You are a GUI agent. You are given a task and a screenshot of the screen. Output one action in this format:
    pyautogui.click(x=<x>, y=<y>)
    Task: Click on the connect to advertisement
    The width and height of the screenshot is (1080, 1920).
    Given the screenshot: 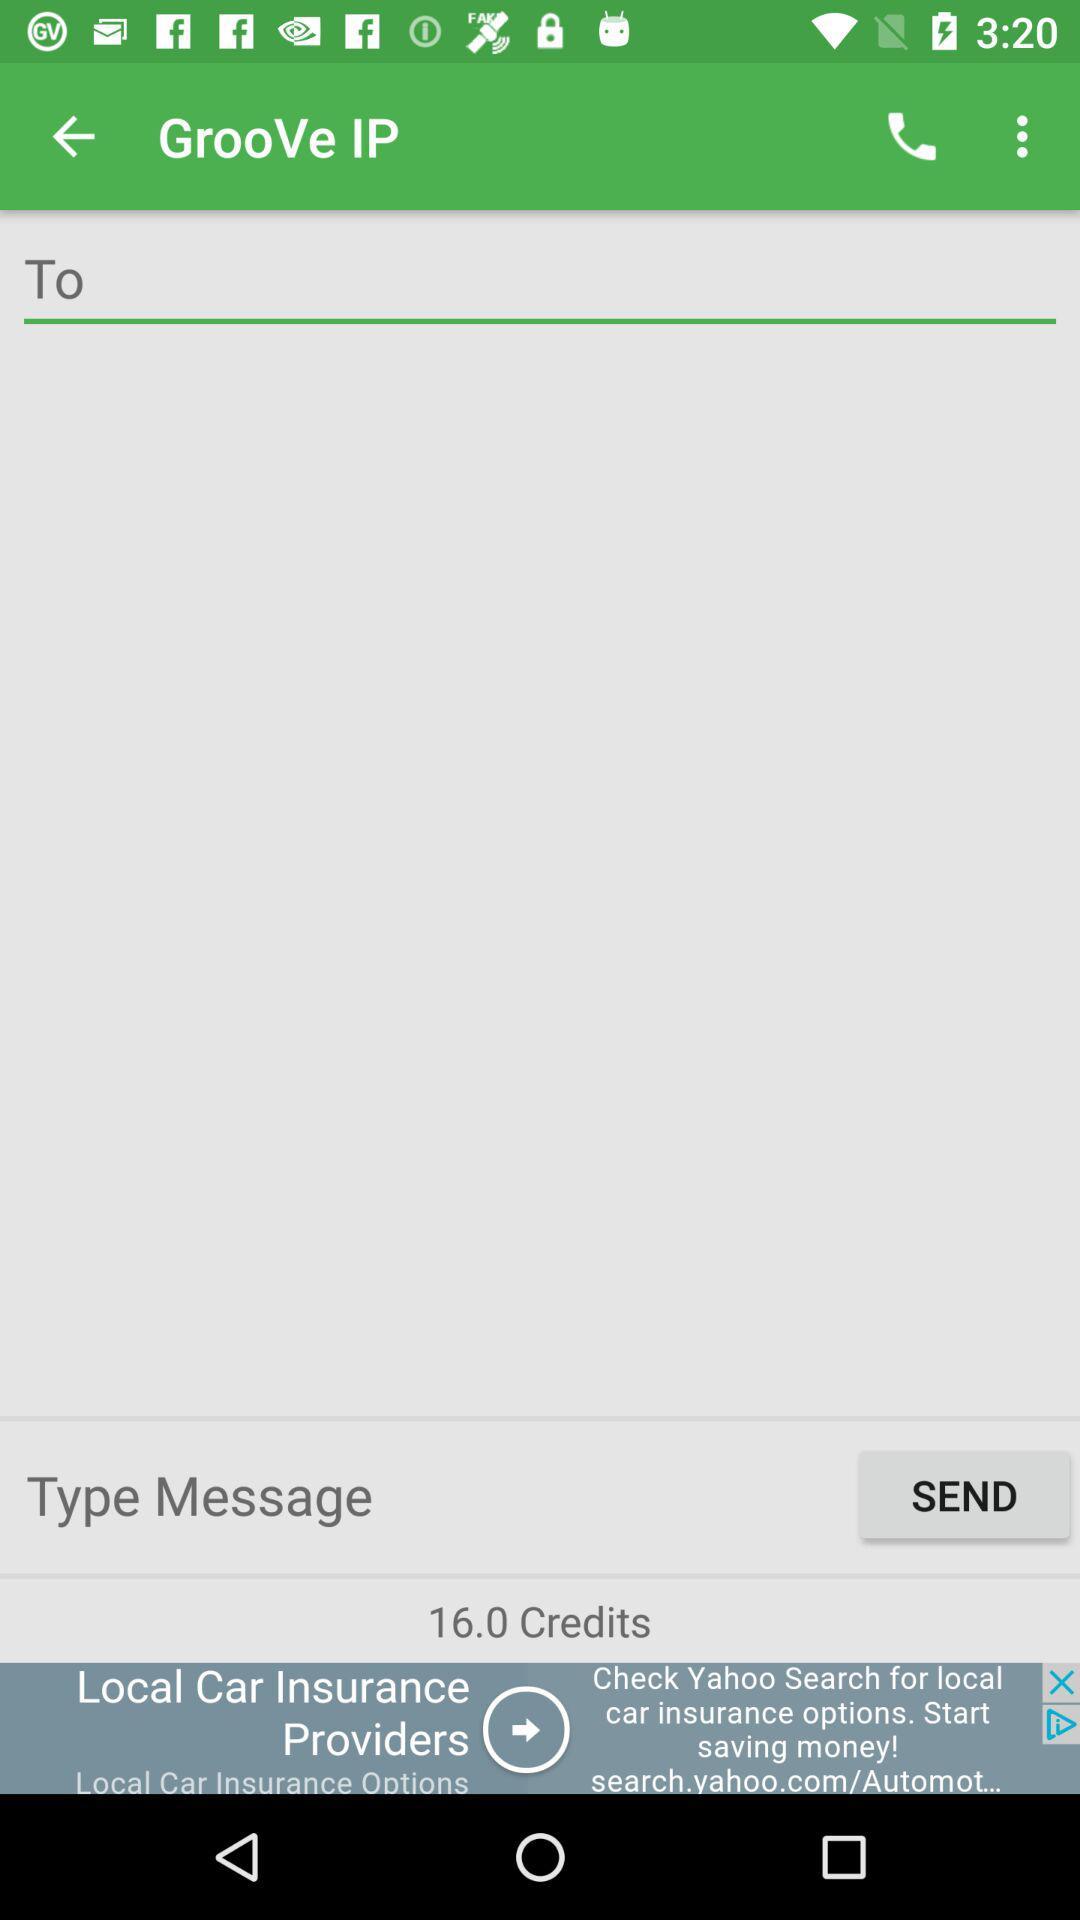 What is the action you would take?
    pyautogui.click(x=540, y=1727)
    